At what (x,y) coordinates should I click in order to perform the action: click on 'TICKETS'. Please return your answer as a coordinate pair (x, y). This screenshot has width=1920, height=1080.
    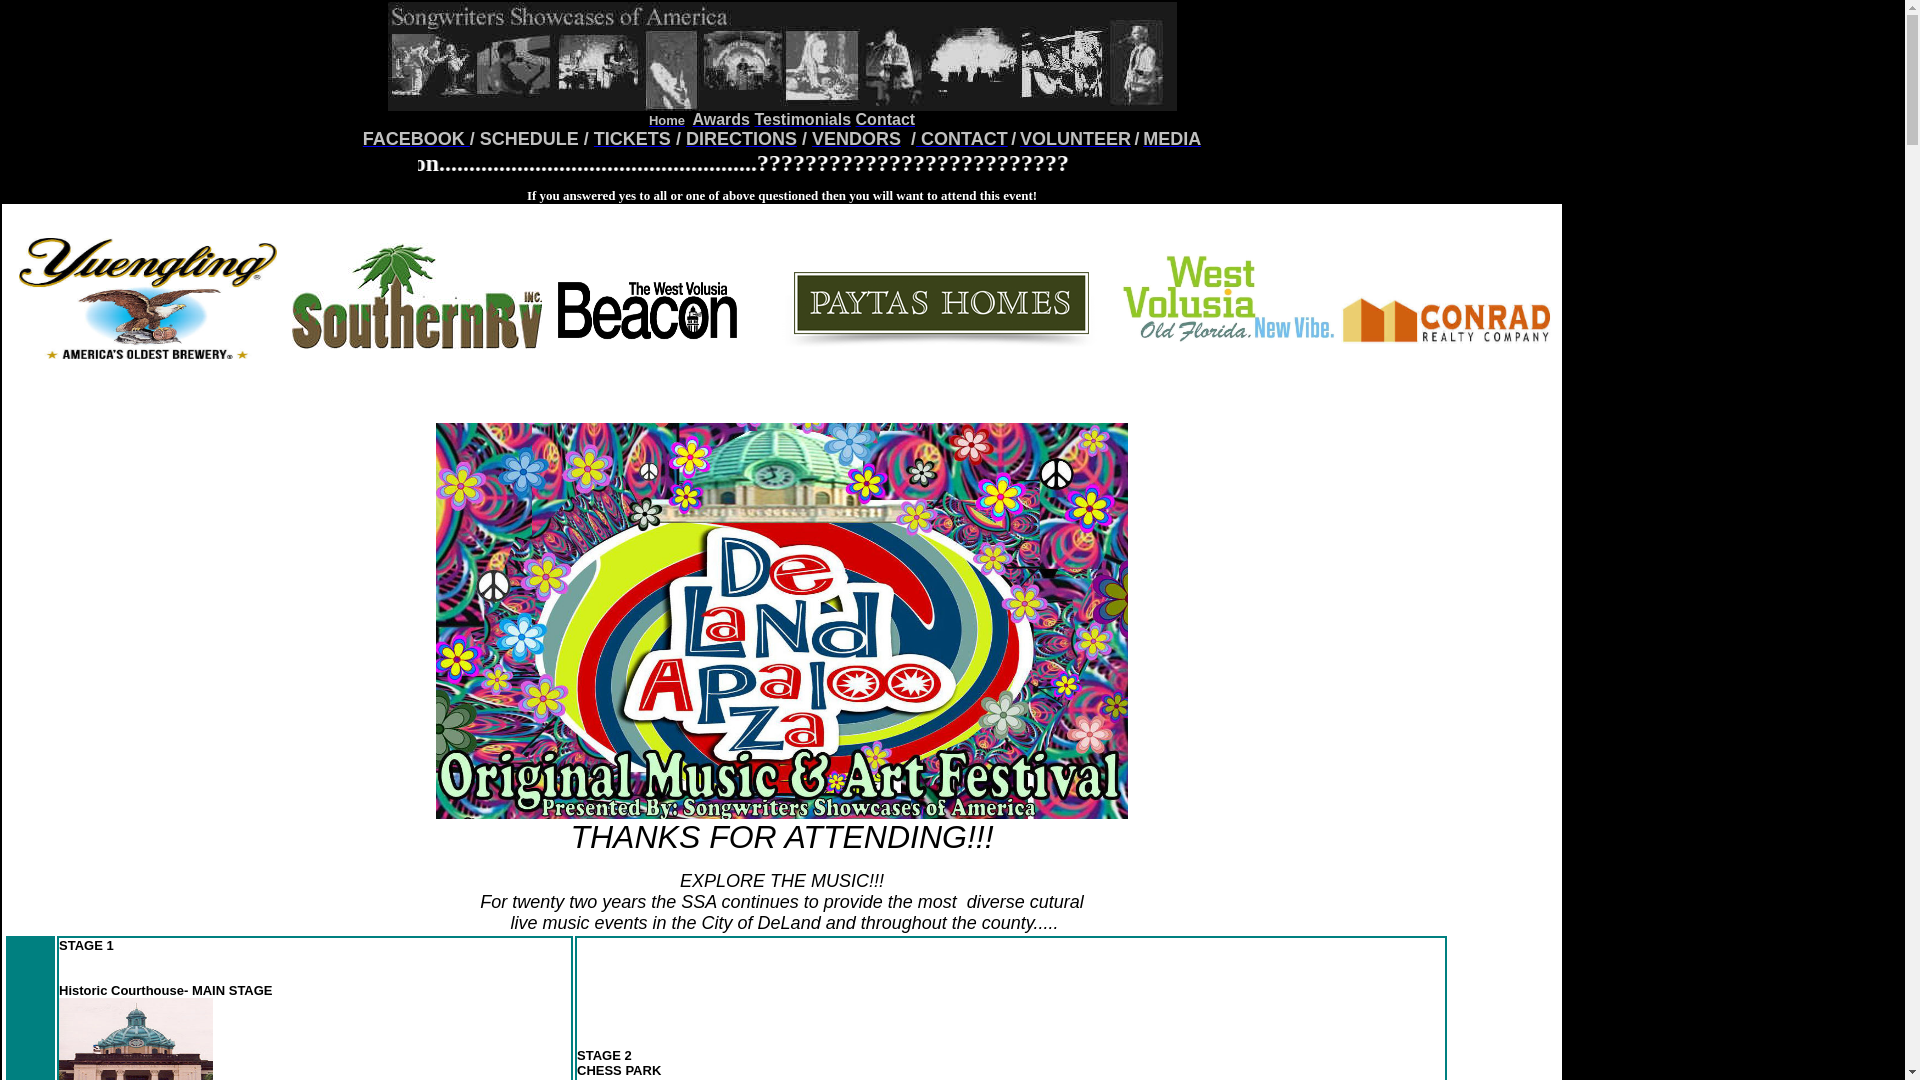
    Looking at the image, I should click on (631, 137).